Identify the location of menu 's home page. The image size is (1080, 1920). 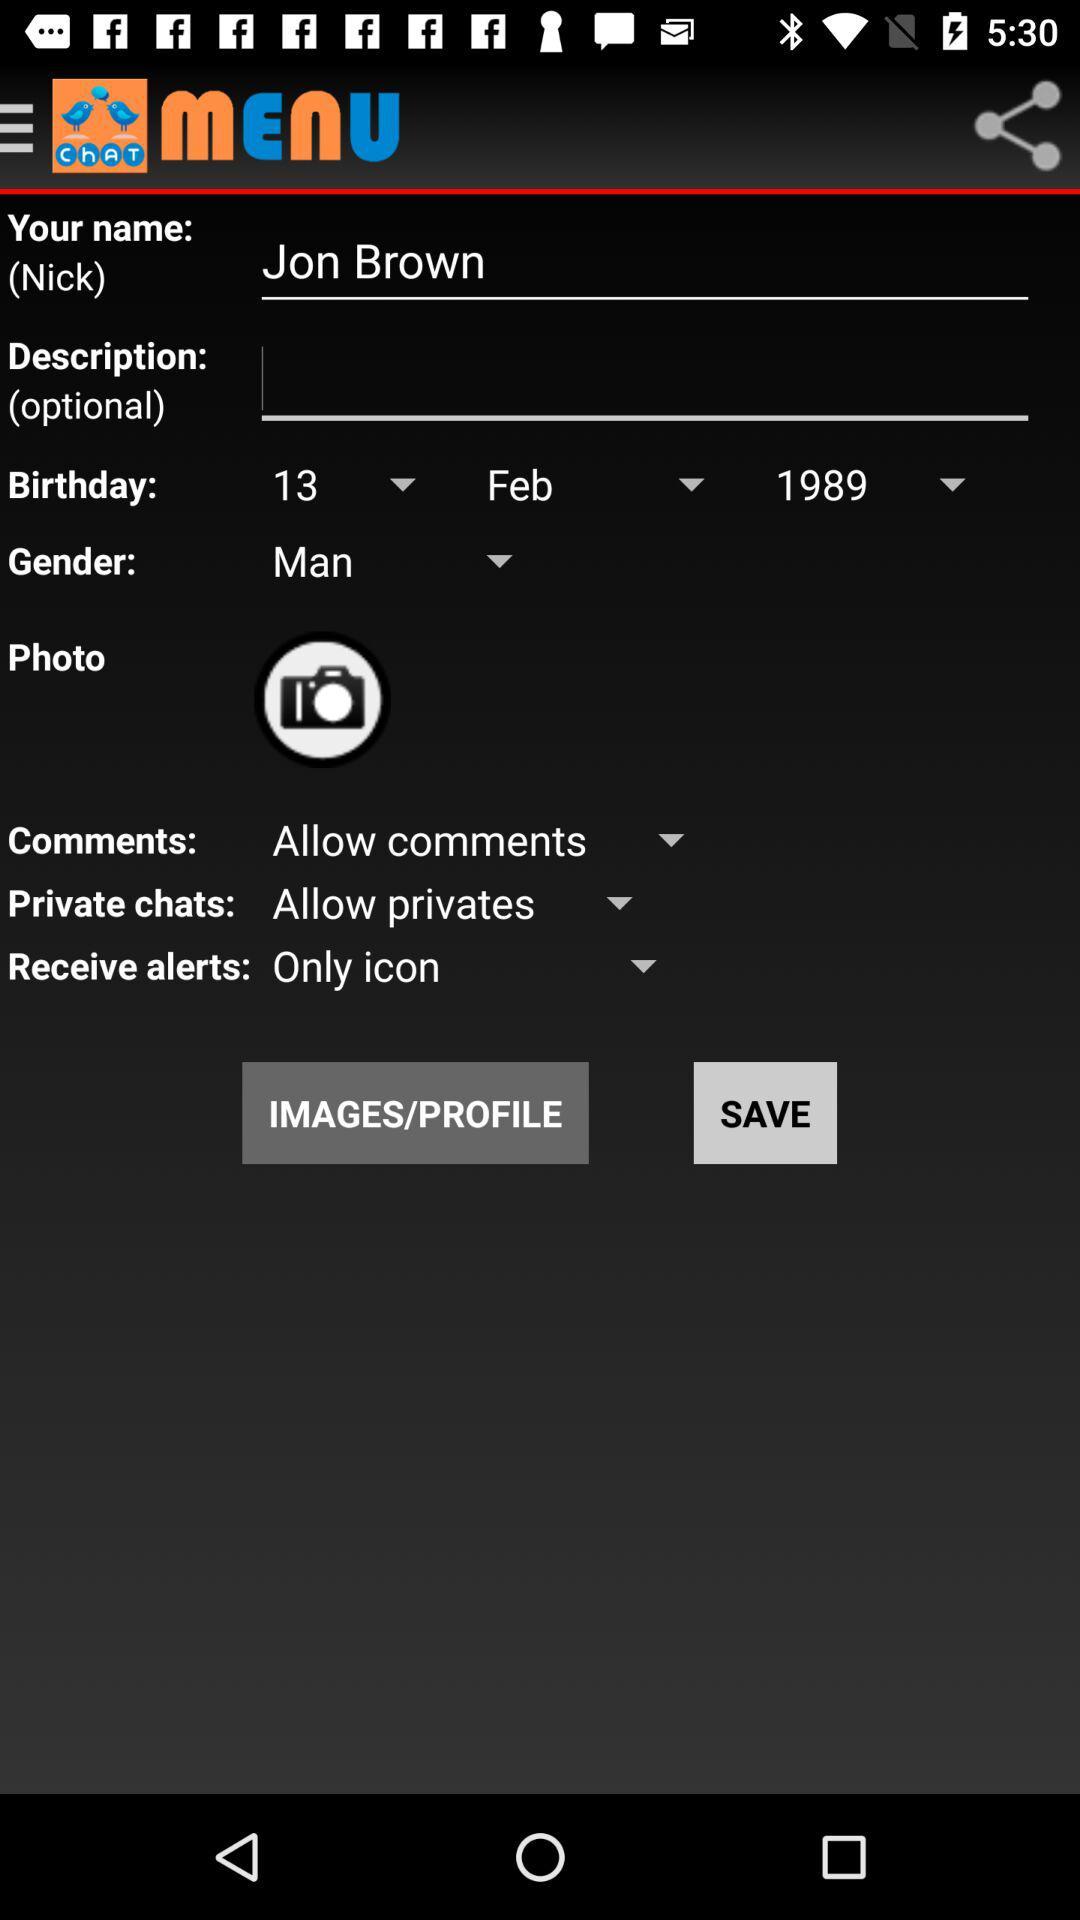
(235, 124).